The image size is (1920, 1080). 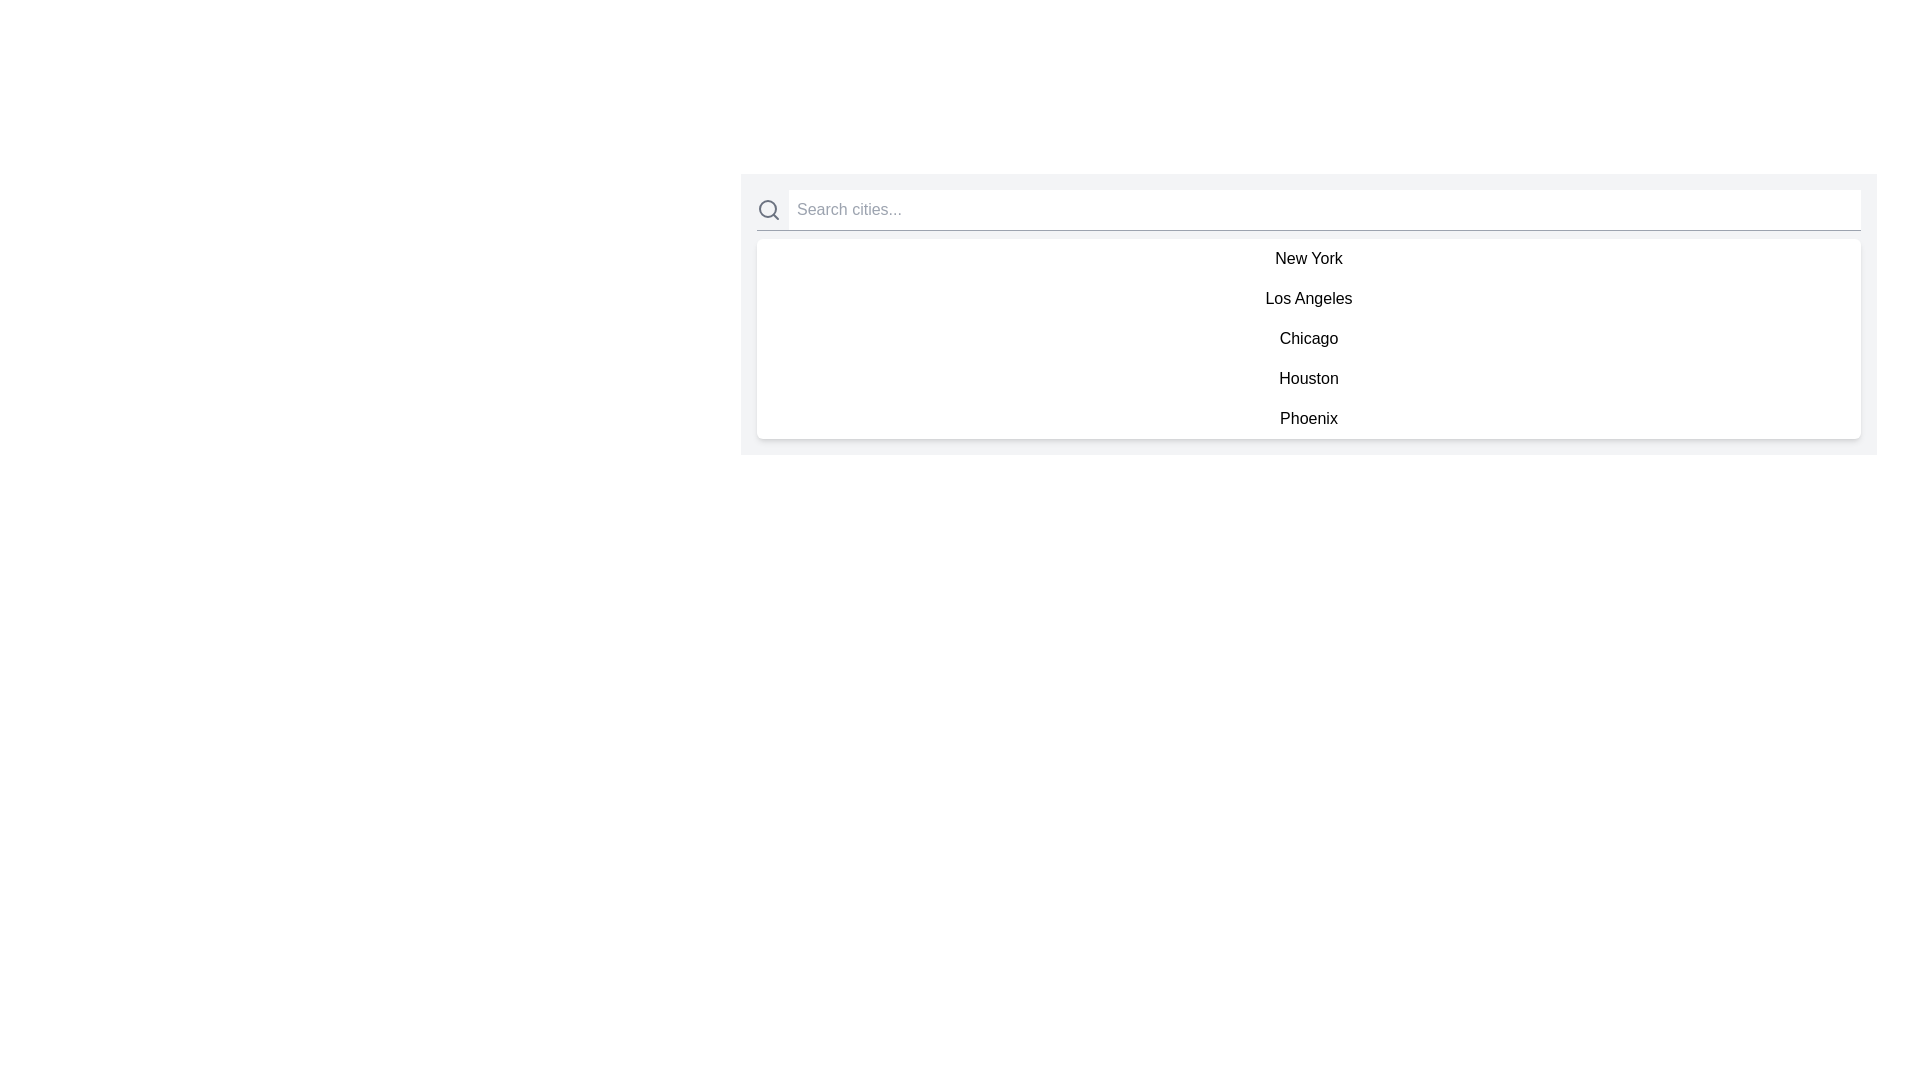 What do you see at coordinates (767, 208) in the screenshot?
I see `the graphical SVG circle element that is part of the search icon located at the top left of the text input field labeled 'Search cities...'` at bounding box center [767, 208].